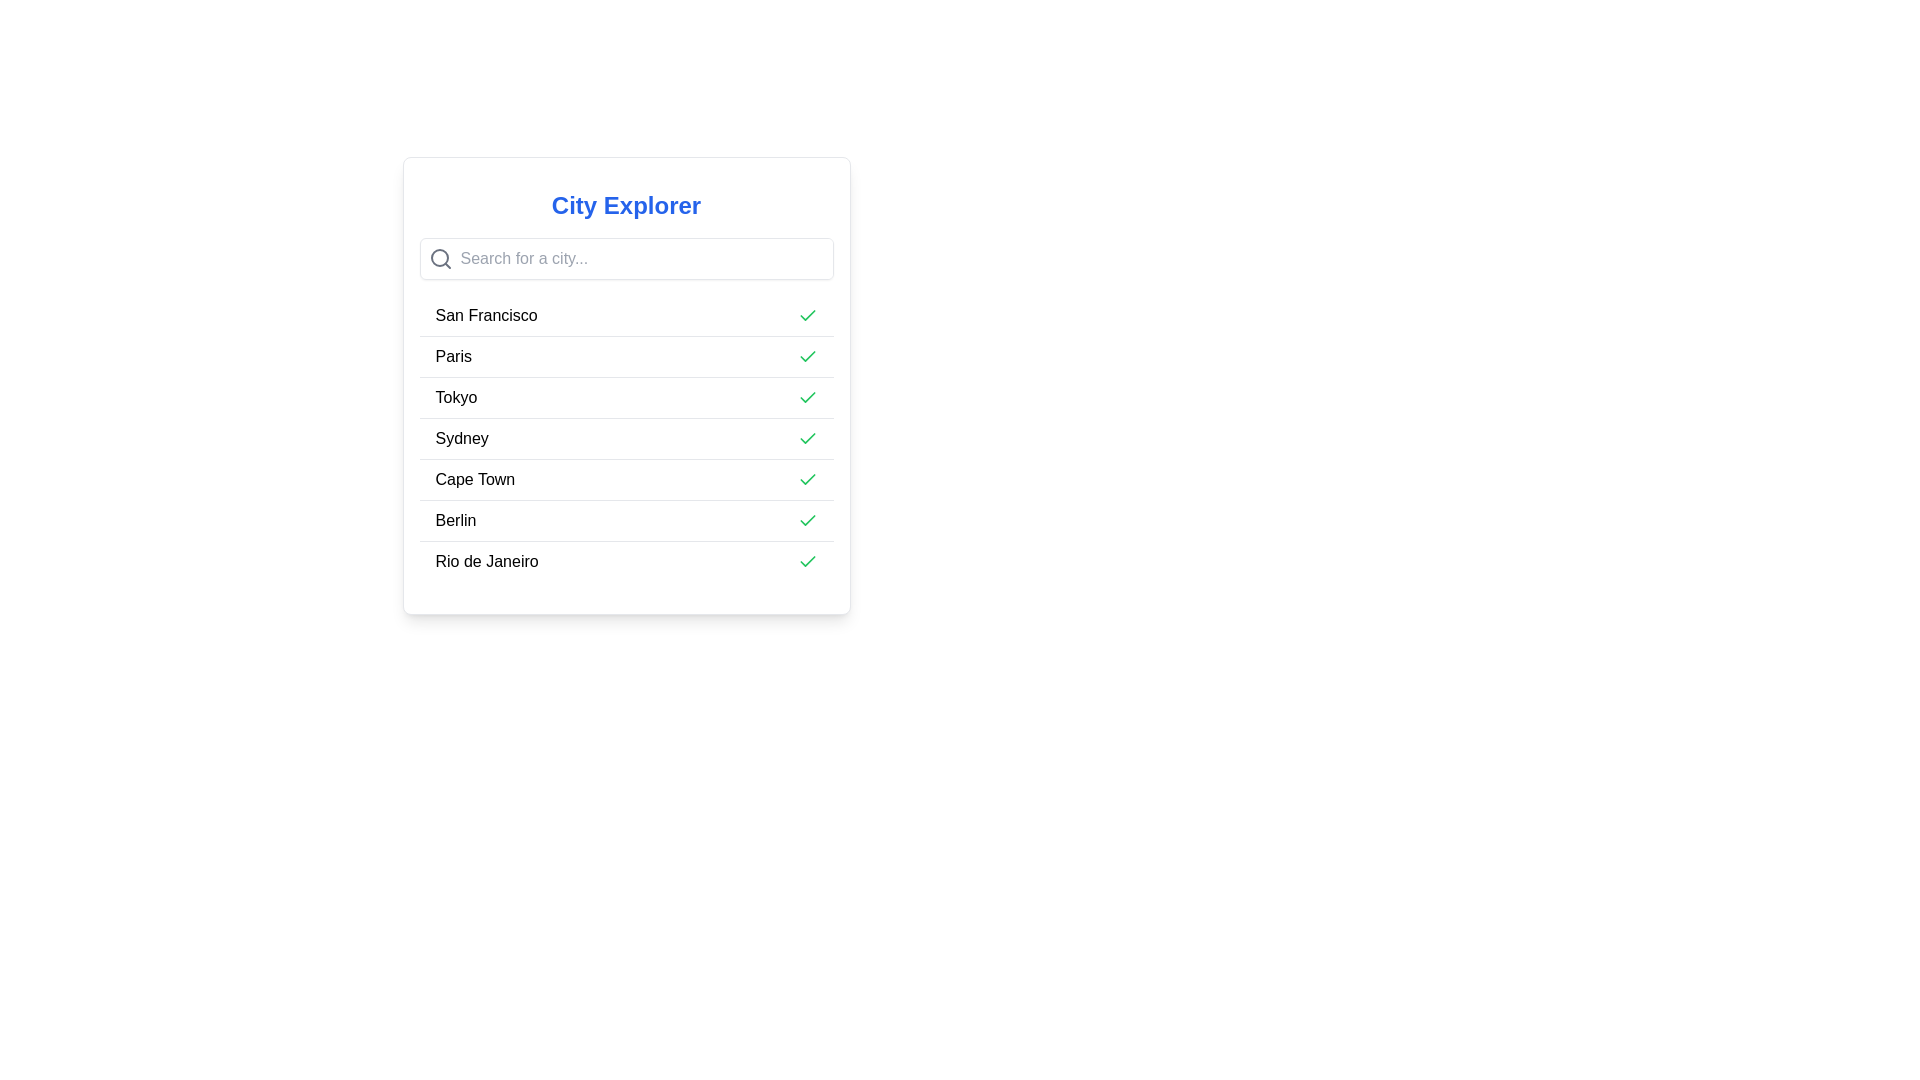 The image size is (1920, 1080). I want to click on the approval icon next to the text 'Paris' in the structured table layout to indicate its status, so click(807, 315).